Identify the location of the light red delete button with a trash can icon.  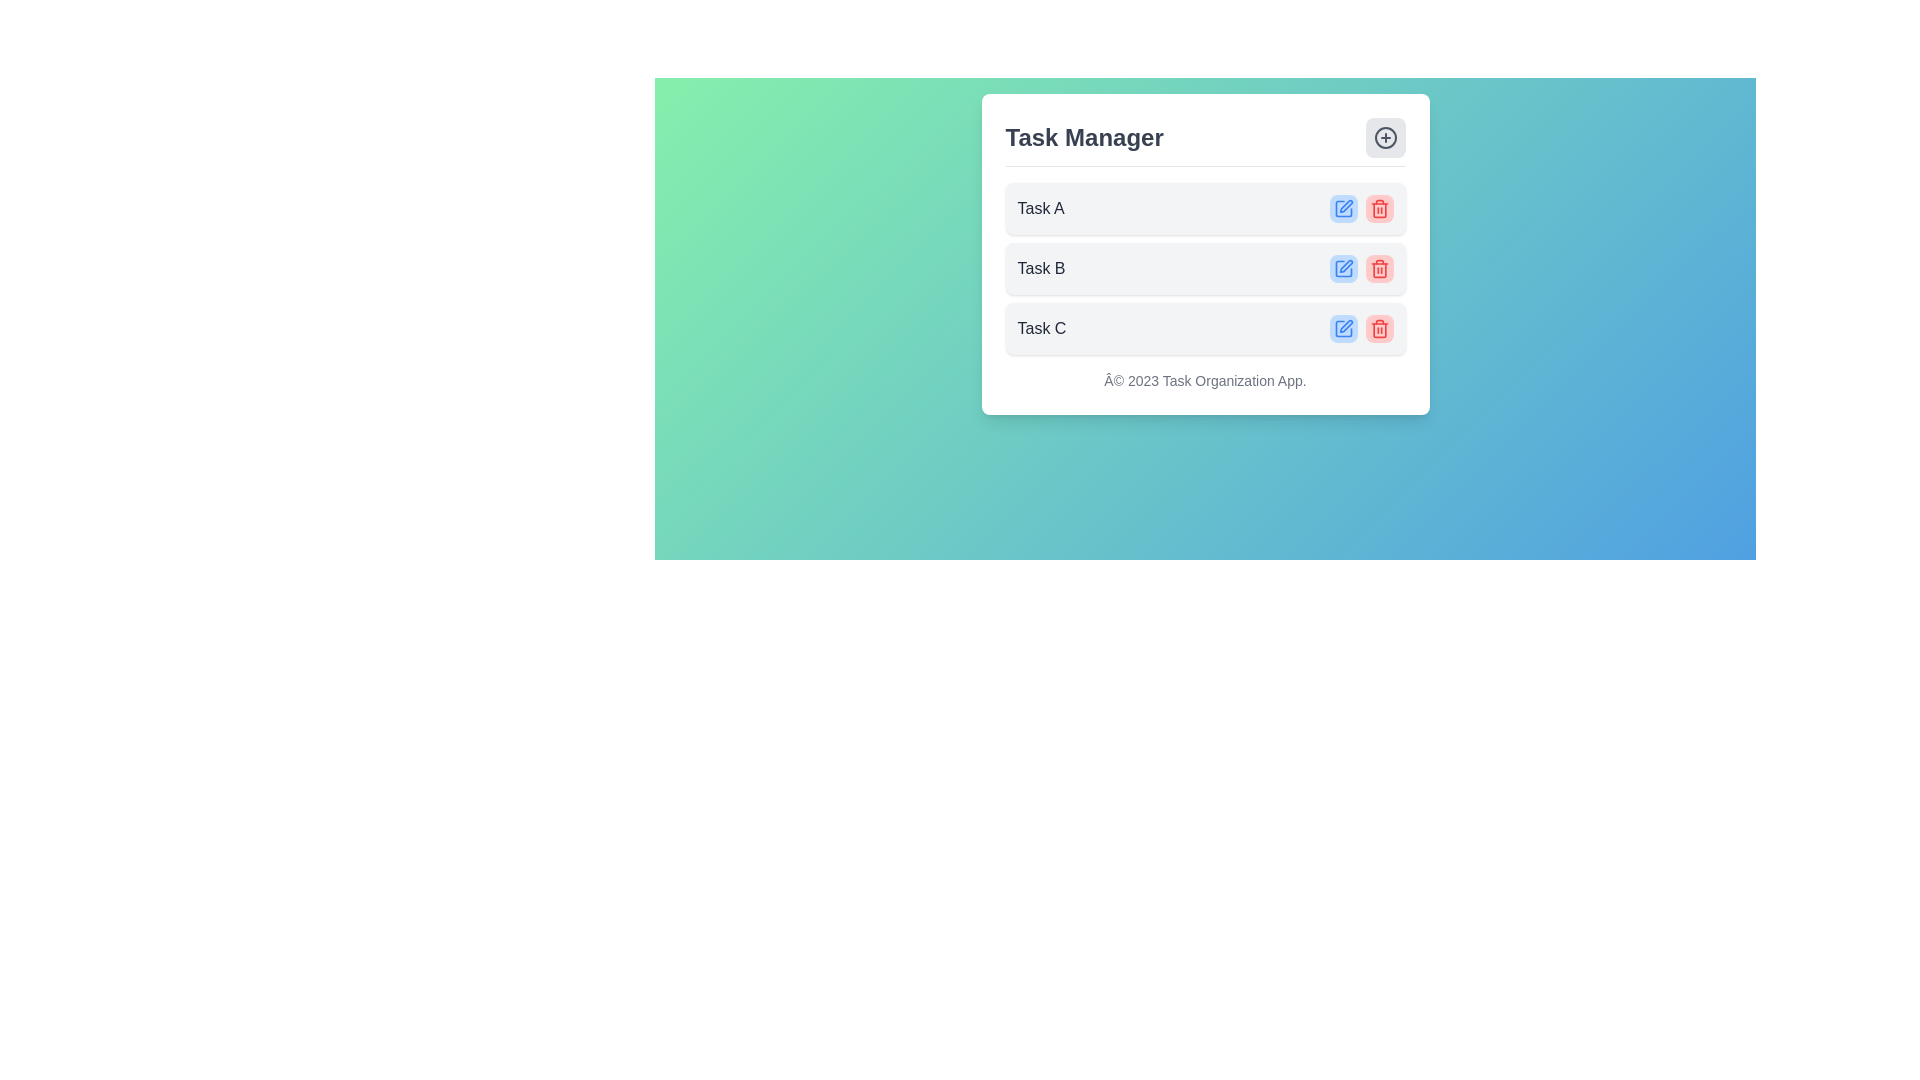
(1378, 327).